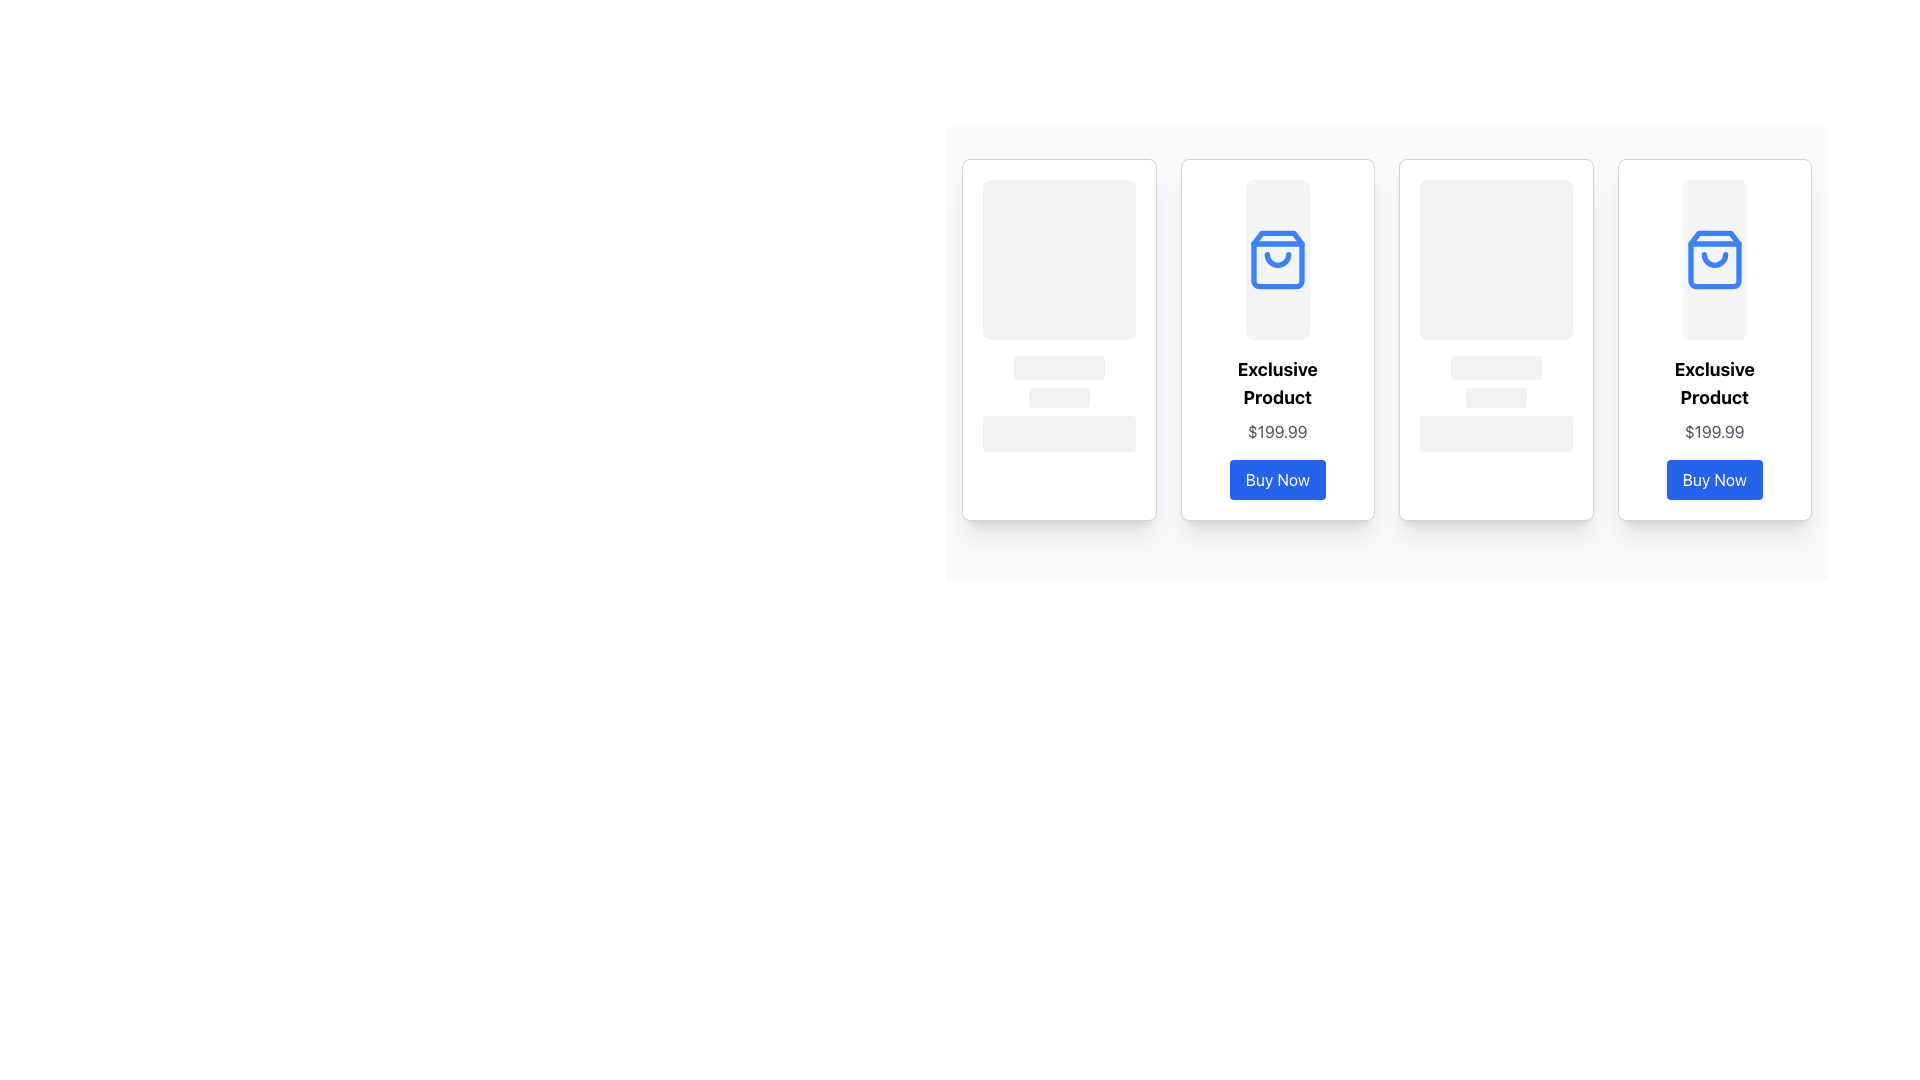 Image resolution: width=1920 pixels, height=1080 pixels. Describe the element at coordinates (1713, 258) in the screenshot. I see `the shopping bag icon fragment represented` at that location.